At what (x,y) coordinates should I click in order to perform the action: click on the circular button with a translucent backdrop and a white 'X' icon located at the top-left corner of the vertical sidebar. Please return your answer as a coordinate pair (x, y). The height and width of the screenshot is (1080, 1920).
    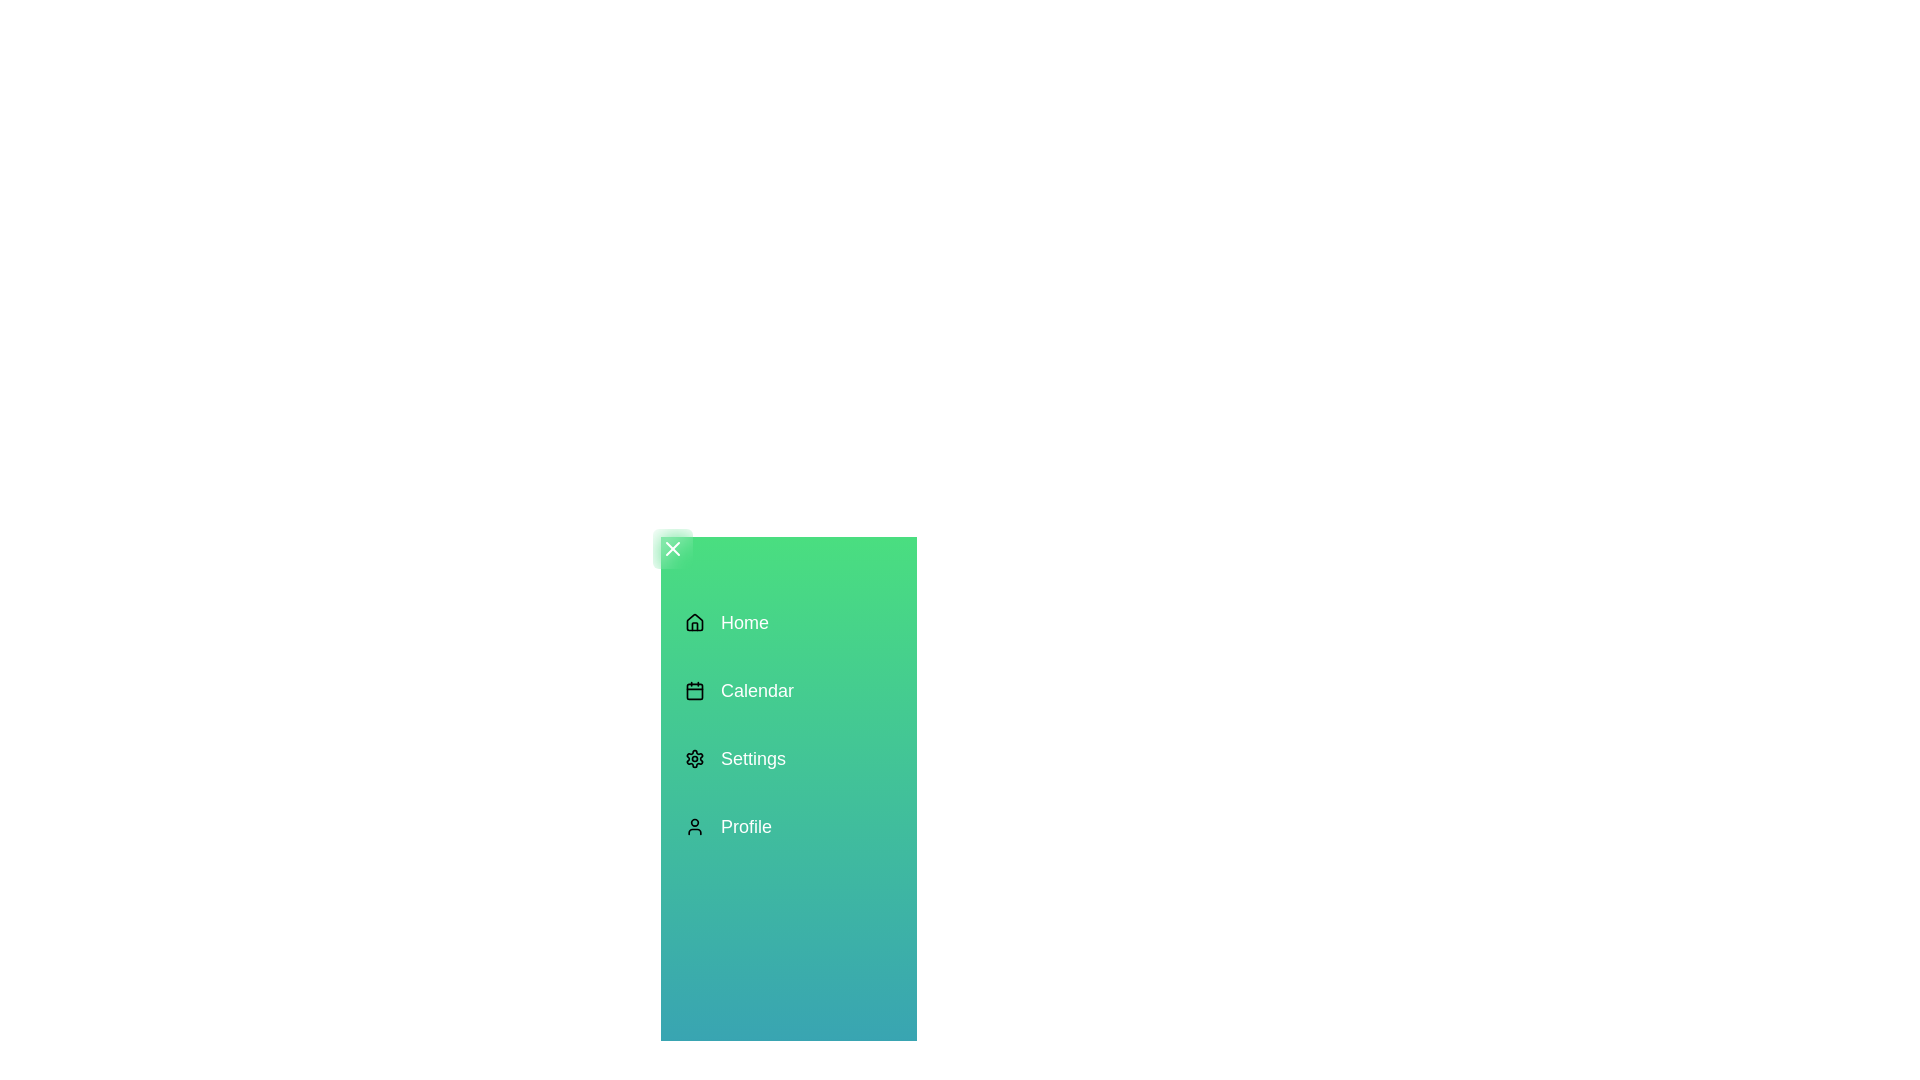
    Looking at the image, I should click on (672, 548).